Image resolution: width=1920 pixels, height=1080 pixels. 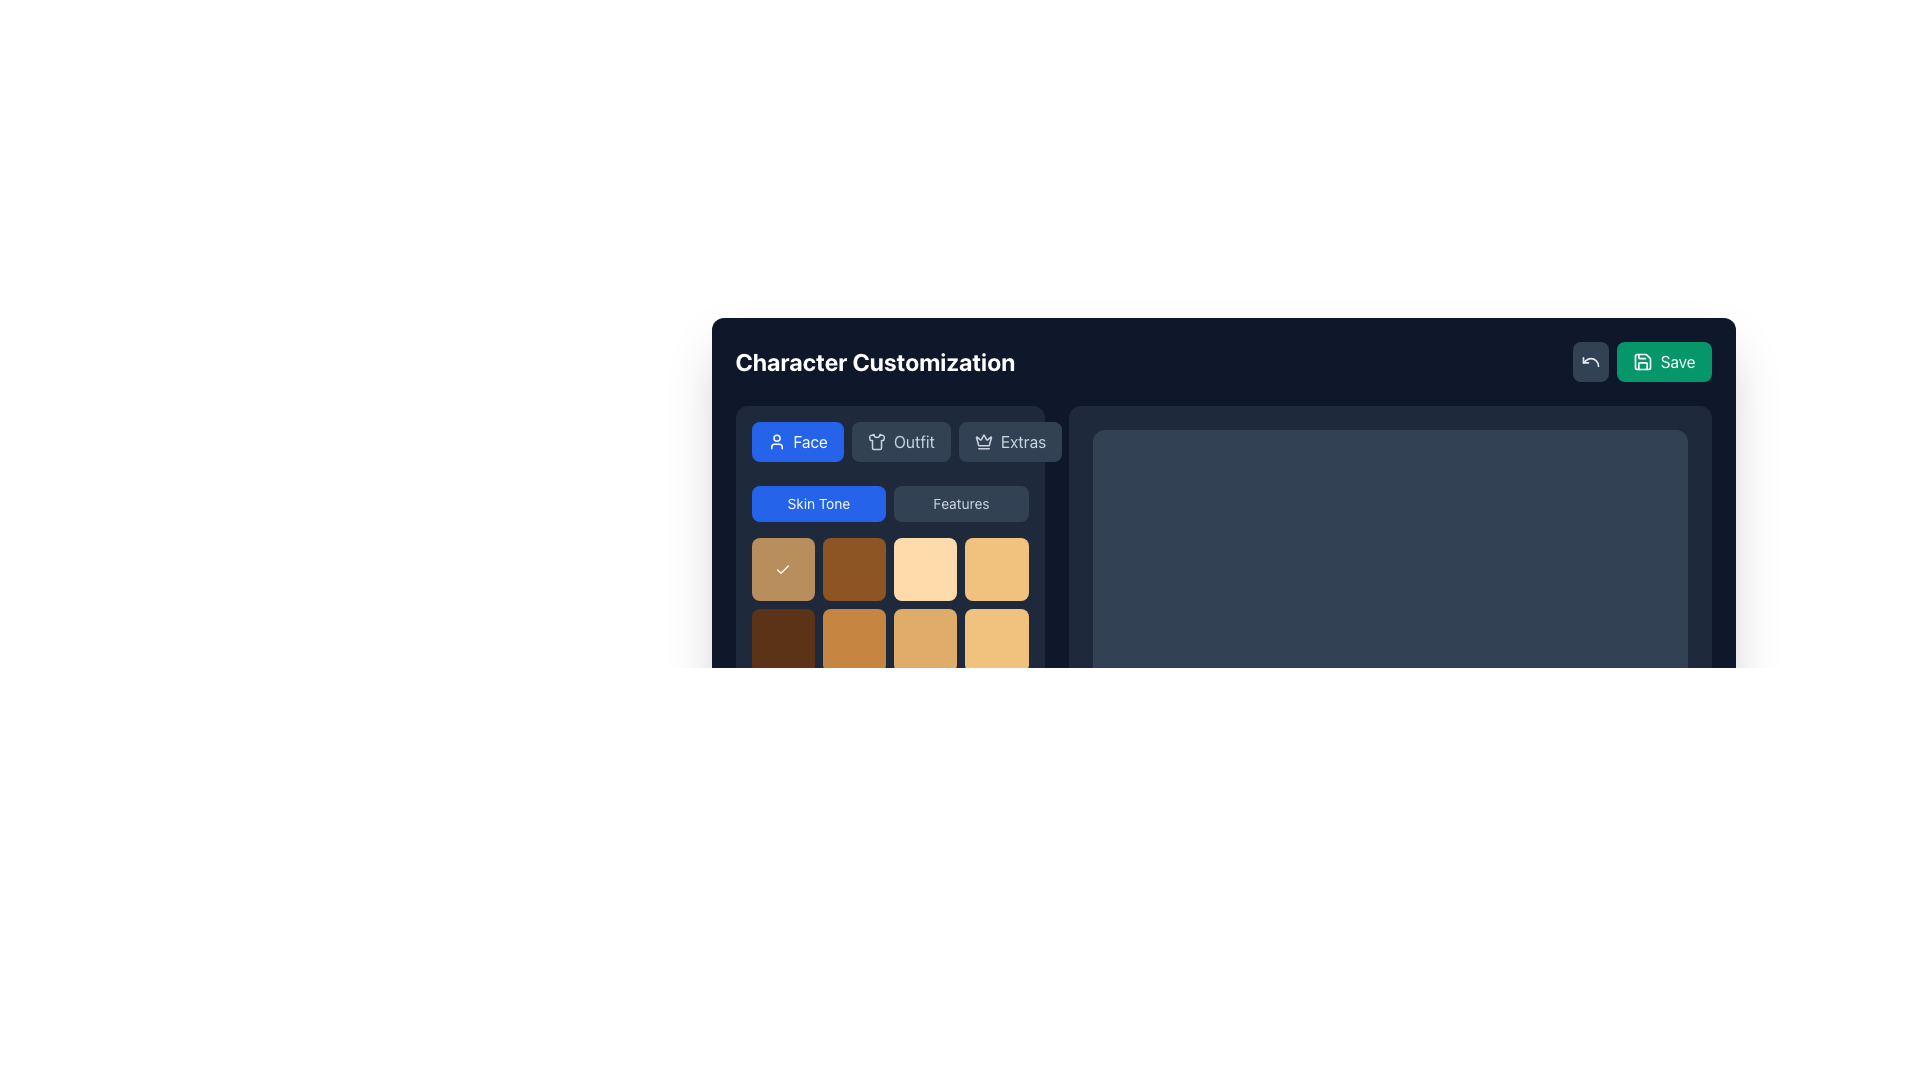 What do you see at coordinates (997, 569) in the screenshot?
I see `the fourth square element with a rounded edge and a light peach background color in the top row of the grid` at bounding box center [997, 569].